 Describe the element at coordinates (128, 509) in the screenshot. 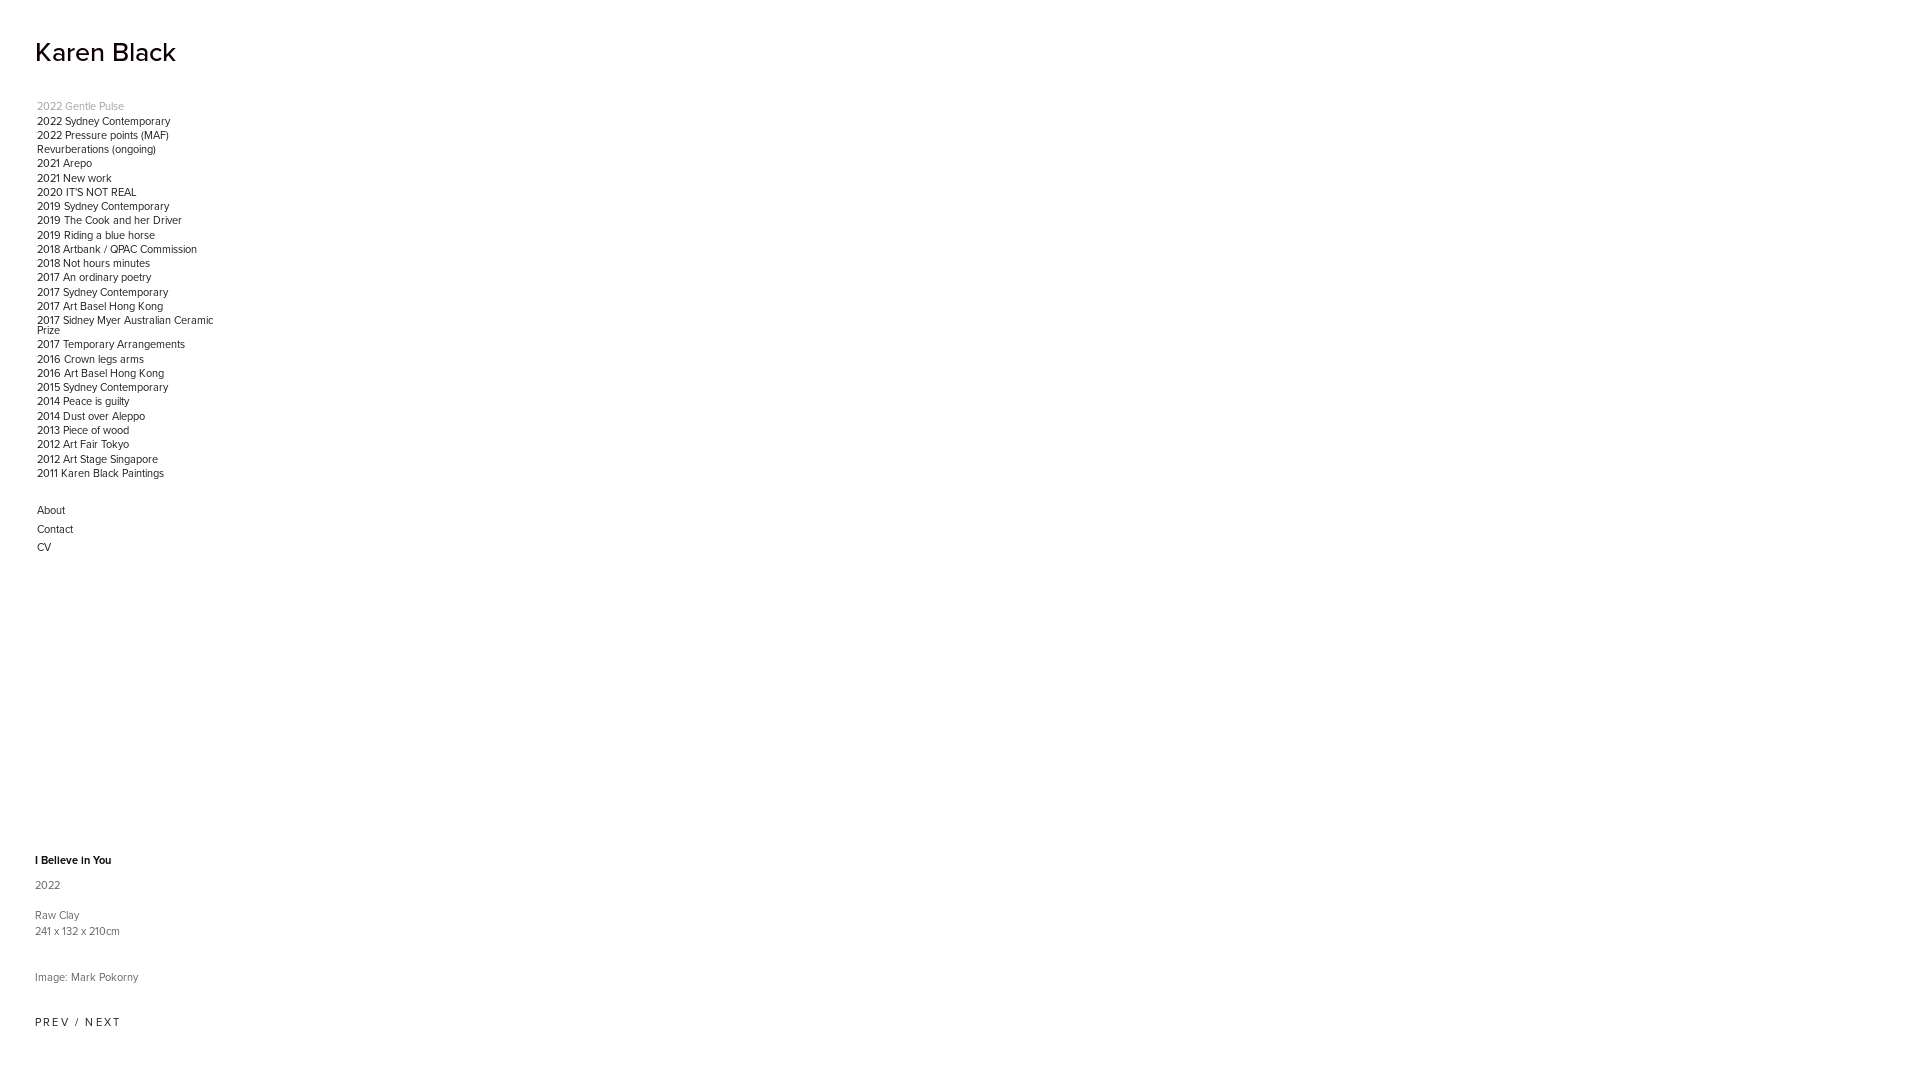

I see `'About'` at that location.